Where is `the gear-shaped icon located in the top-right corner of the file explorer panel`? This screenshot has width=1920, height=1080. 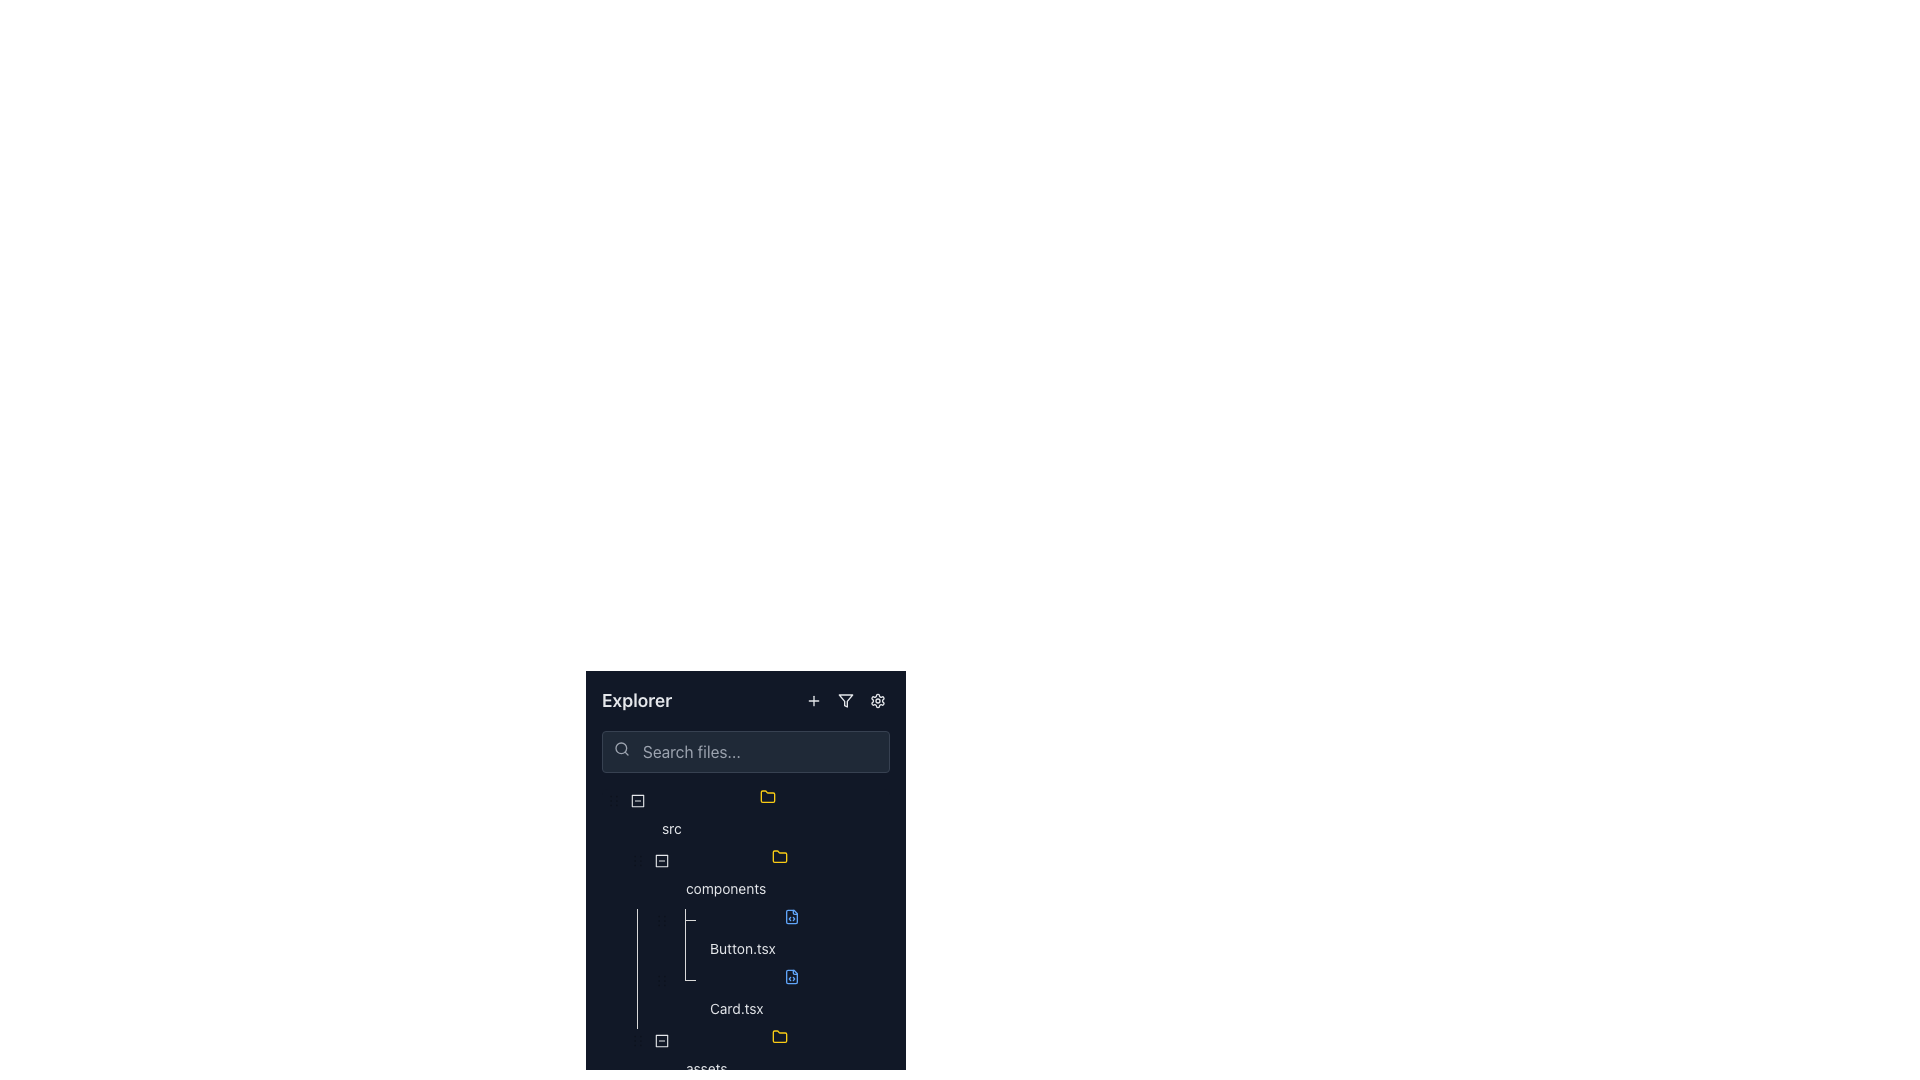 the gear-shaped icon located in the top-right corner of the file explorer panel is located at coordinates (878, 700).